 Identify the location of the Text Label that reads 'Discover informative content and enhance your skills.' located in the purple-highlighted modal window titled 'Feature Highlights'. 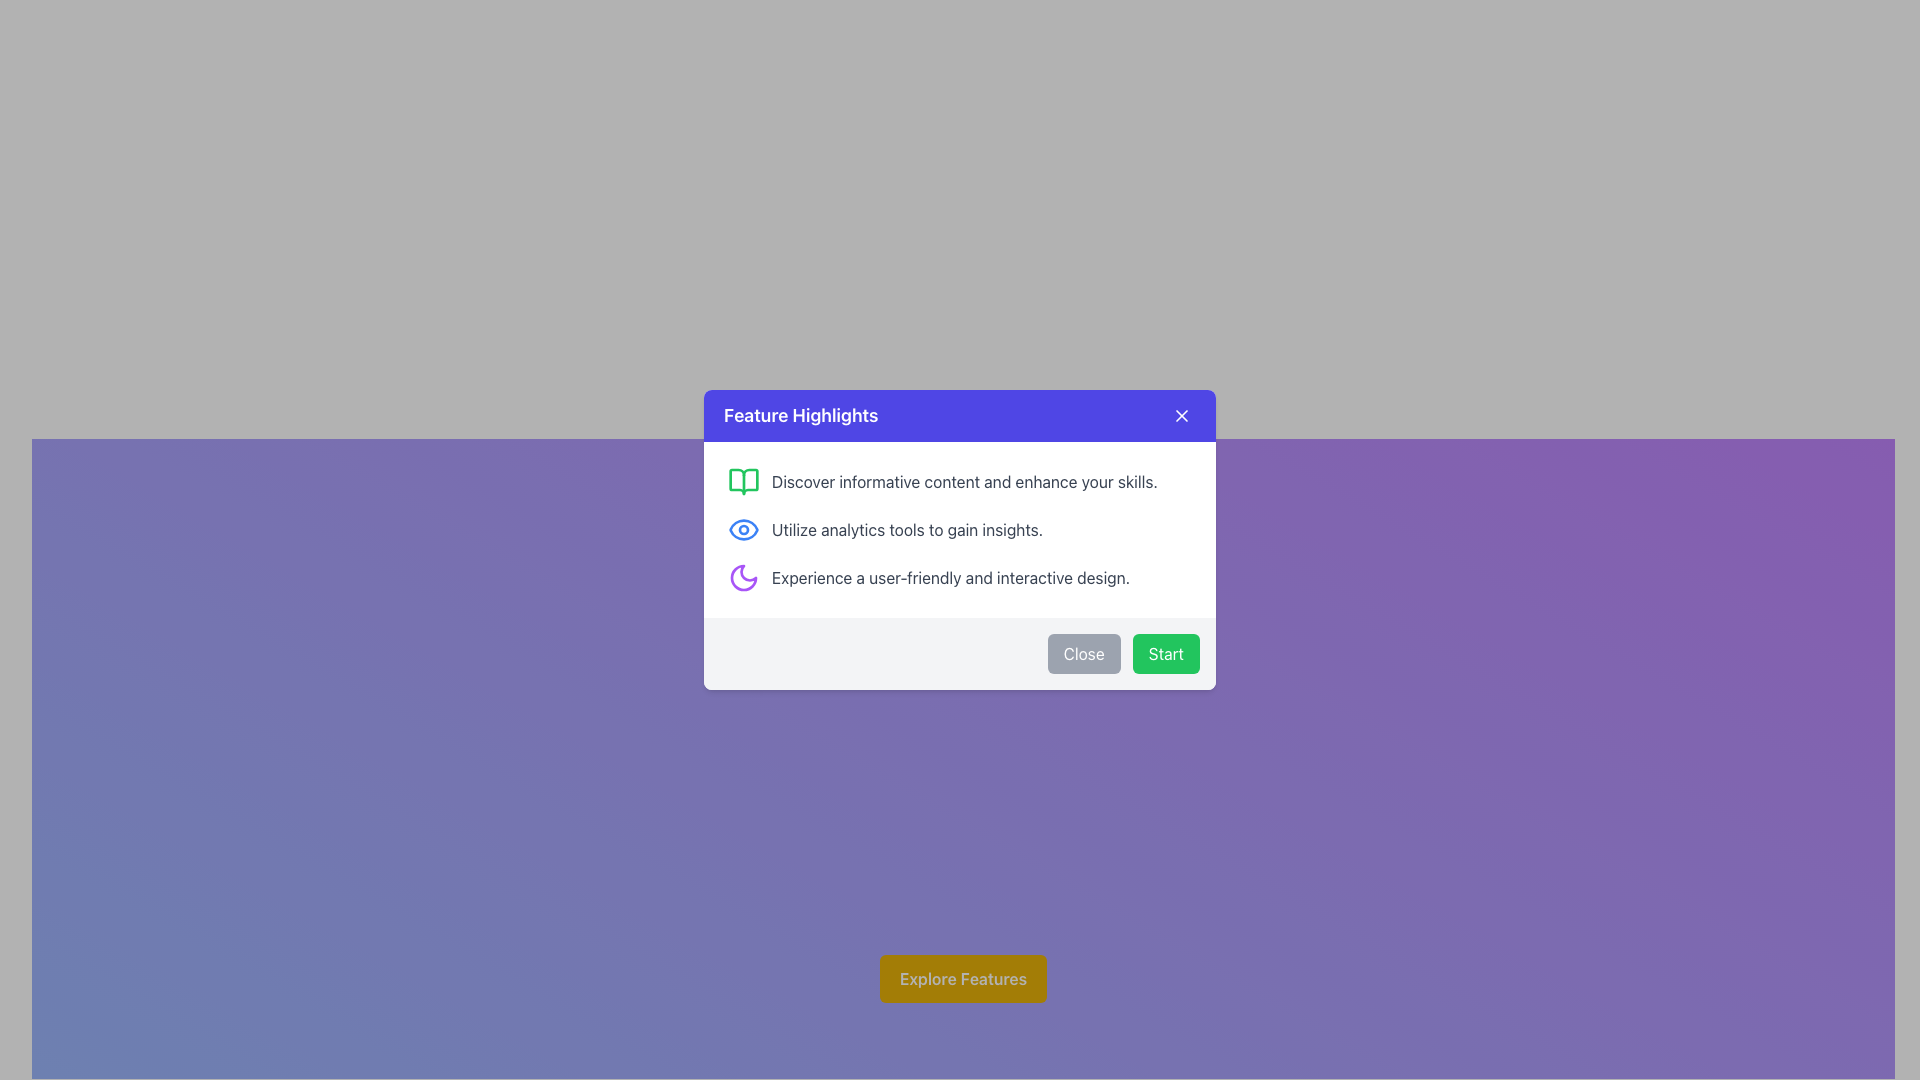
(964, 482).